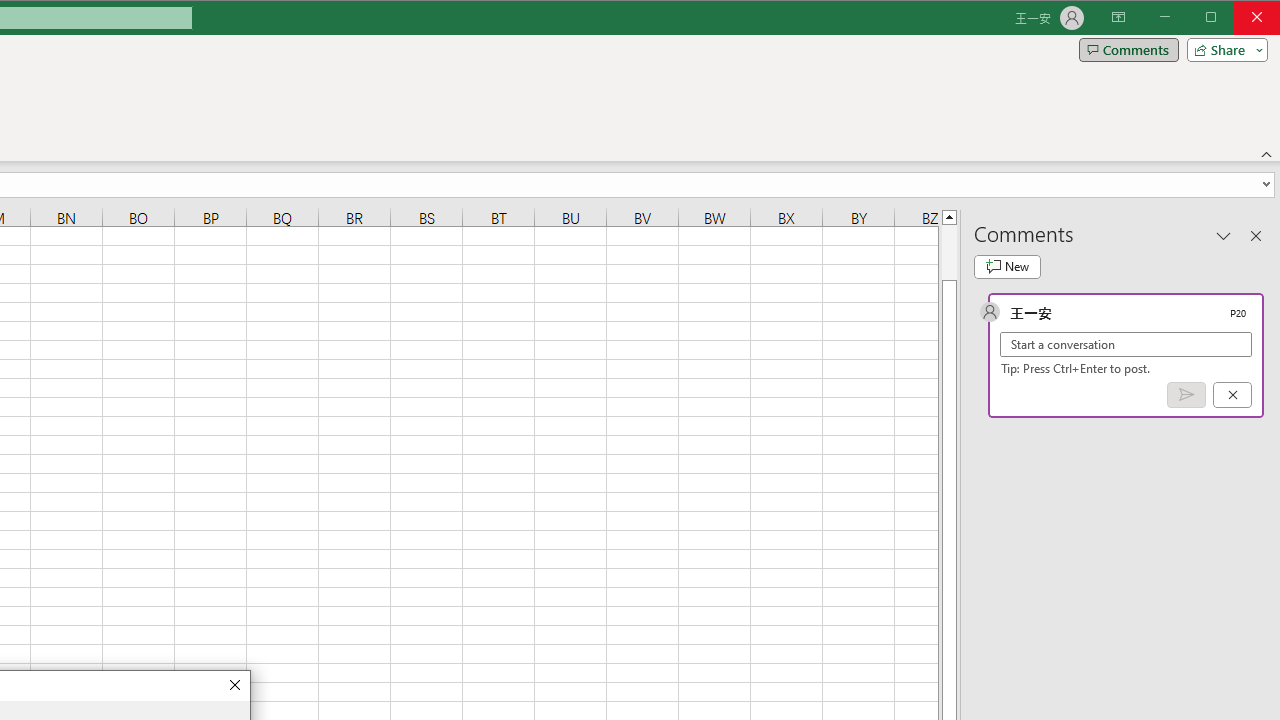 This screenshot has width=1280, height=720. I want to click on 'New comment', so click(1007, 266).